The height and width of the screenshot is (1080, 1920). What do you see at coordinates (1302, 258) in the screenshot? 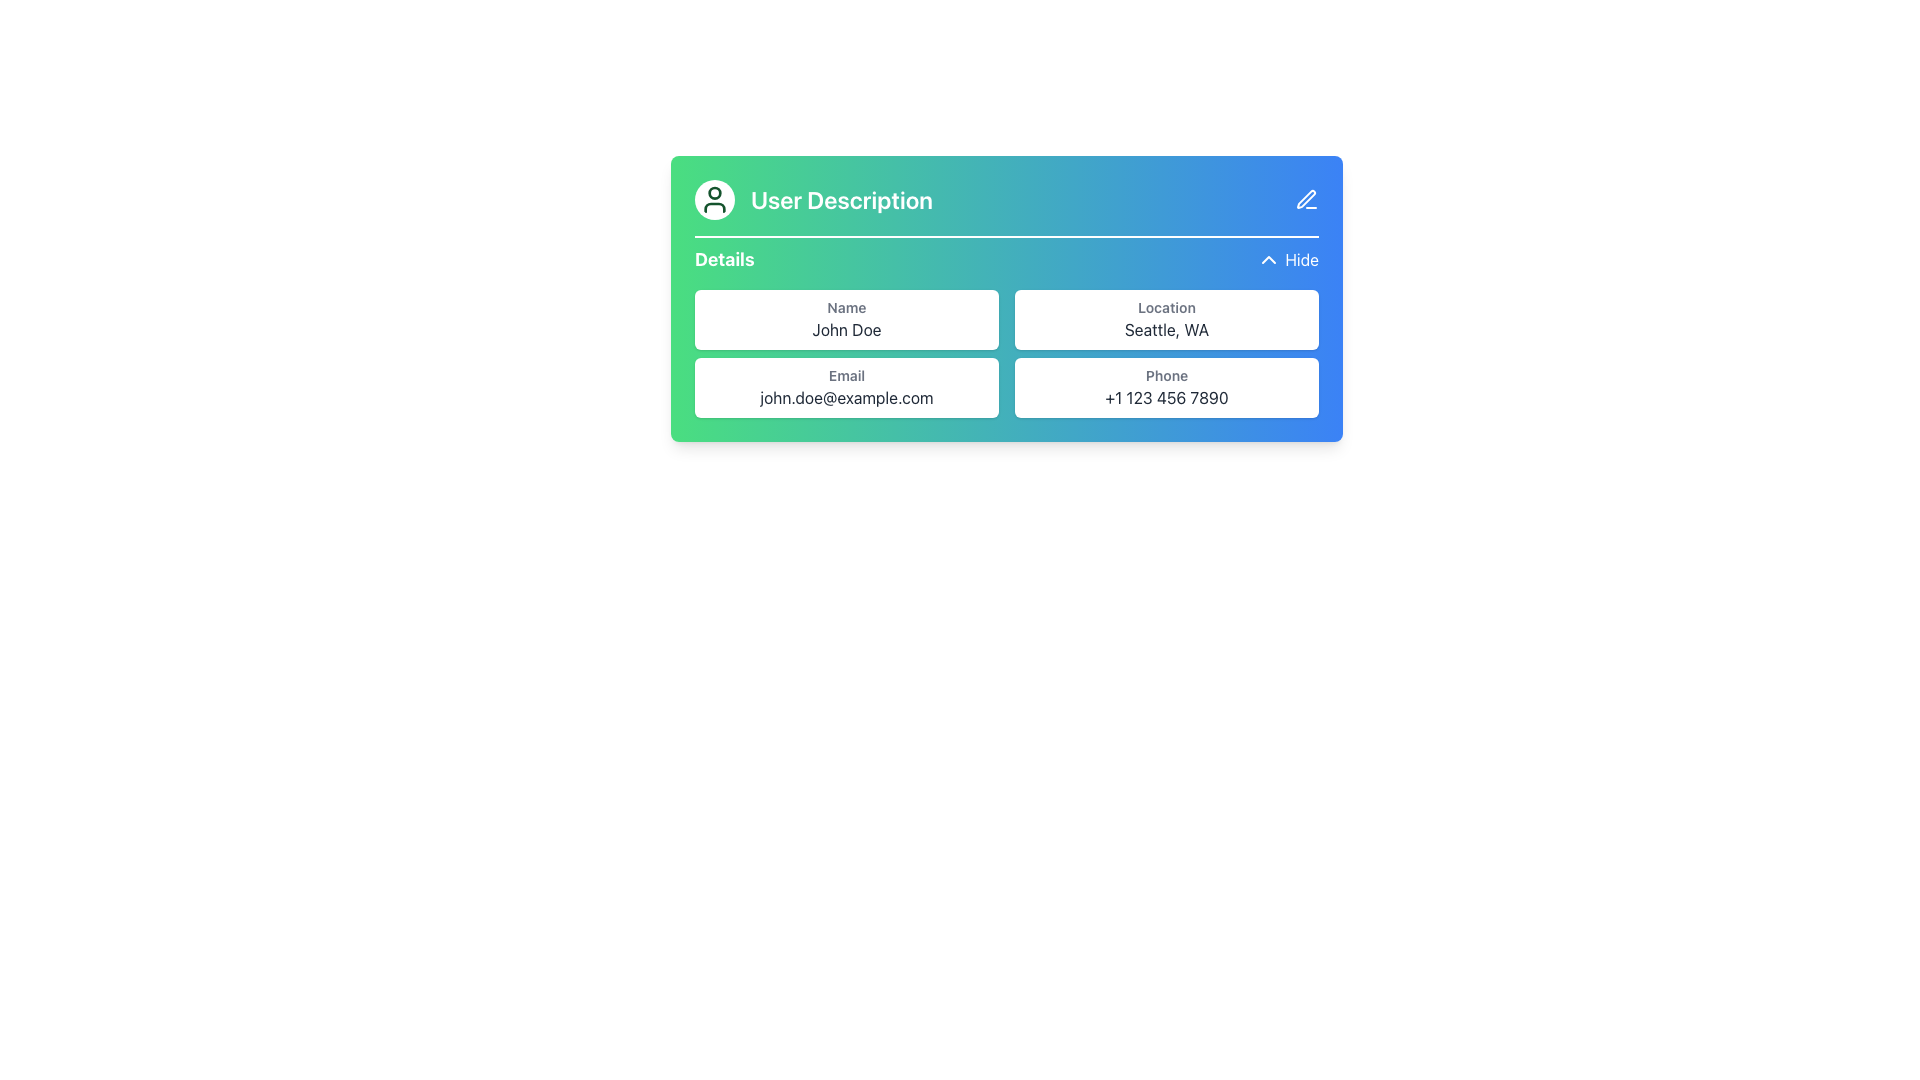
I see `the 'Hide' text label, which has a white font on a blue background, located at the bottom-right corner of the card interface, next to an upward-pointing chevron icon` at bounding box center [1302, 258].